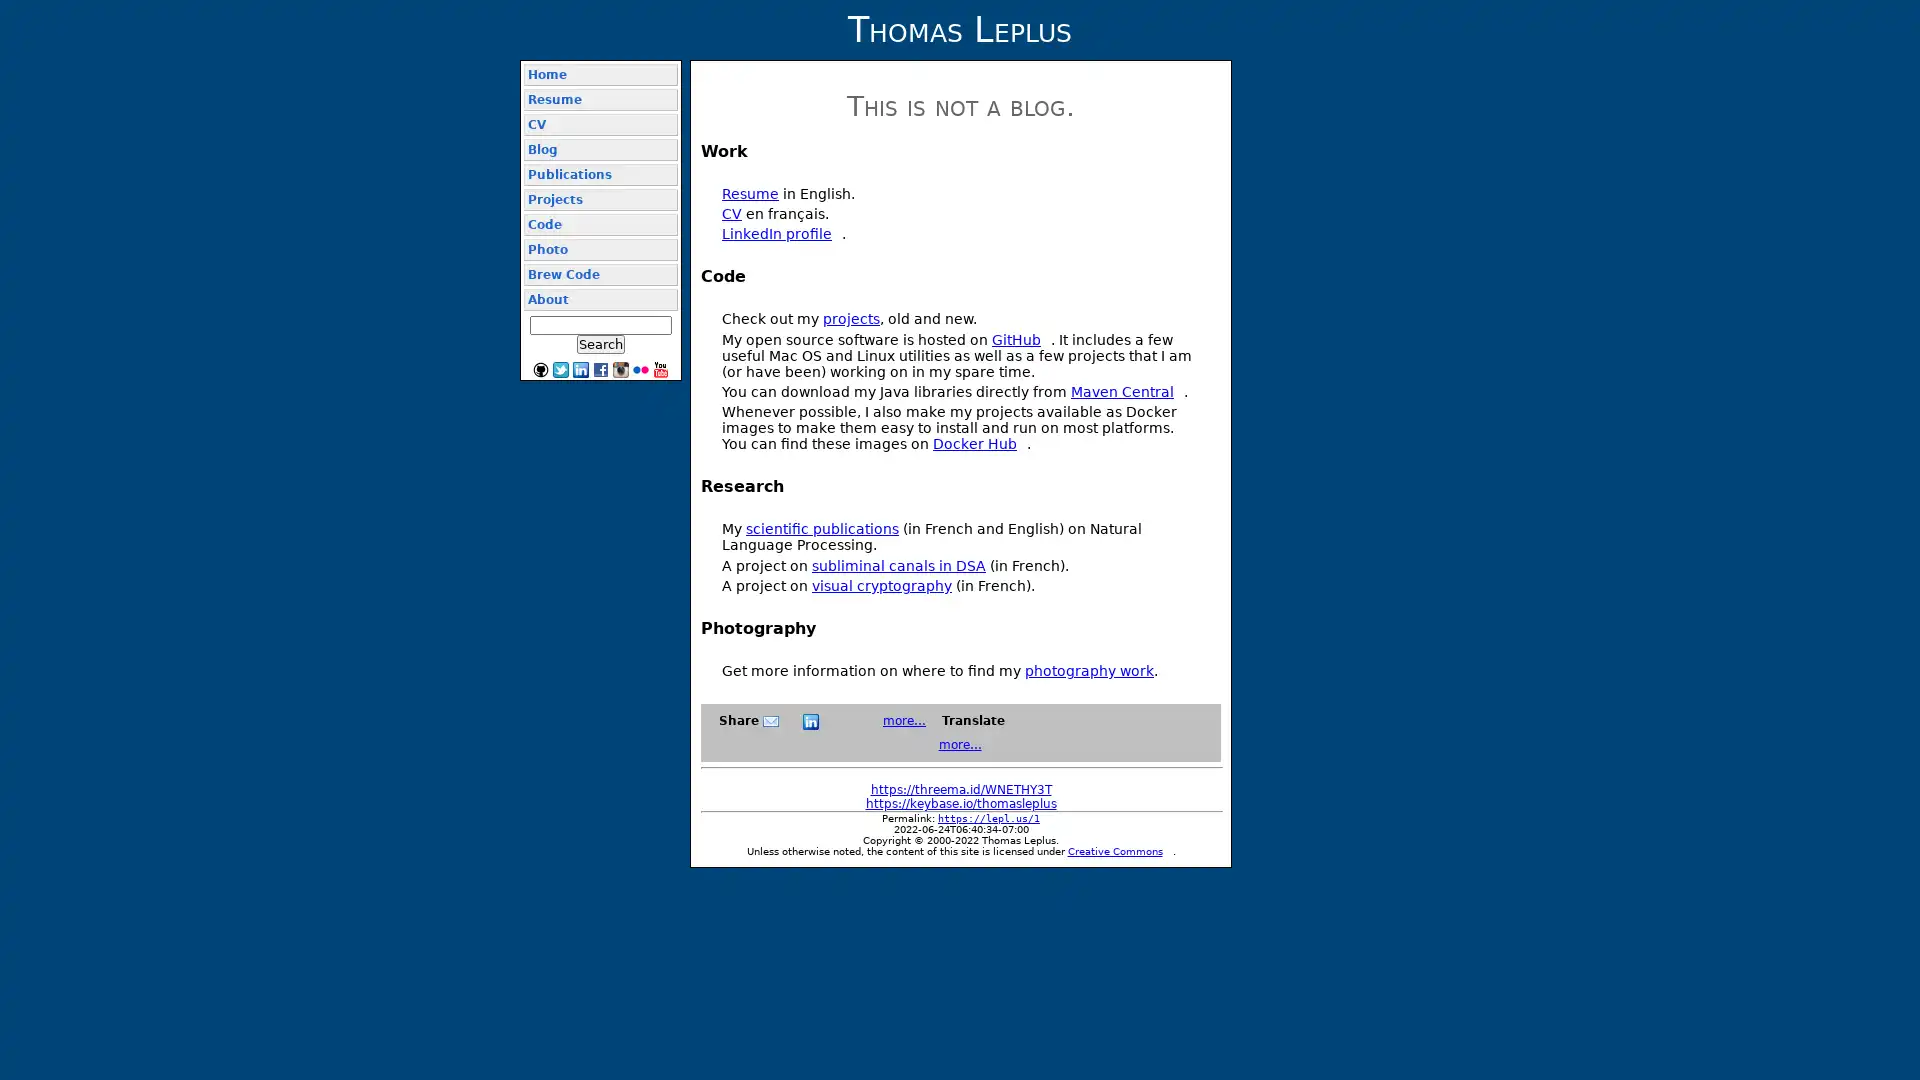 The image size is (1920, 1080). What do you see at coordinates (599, 343) in the screenshot?
I see `Search` at bounding box center [599, 343].